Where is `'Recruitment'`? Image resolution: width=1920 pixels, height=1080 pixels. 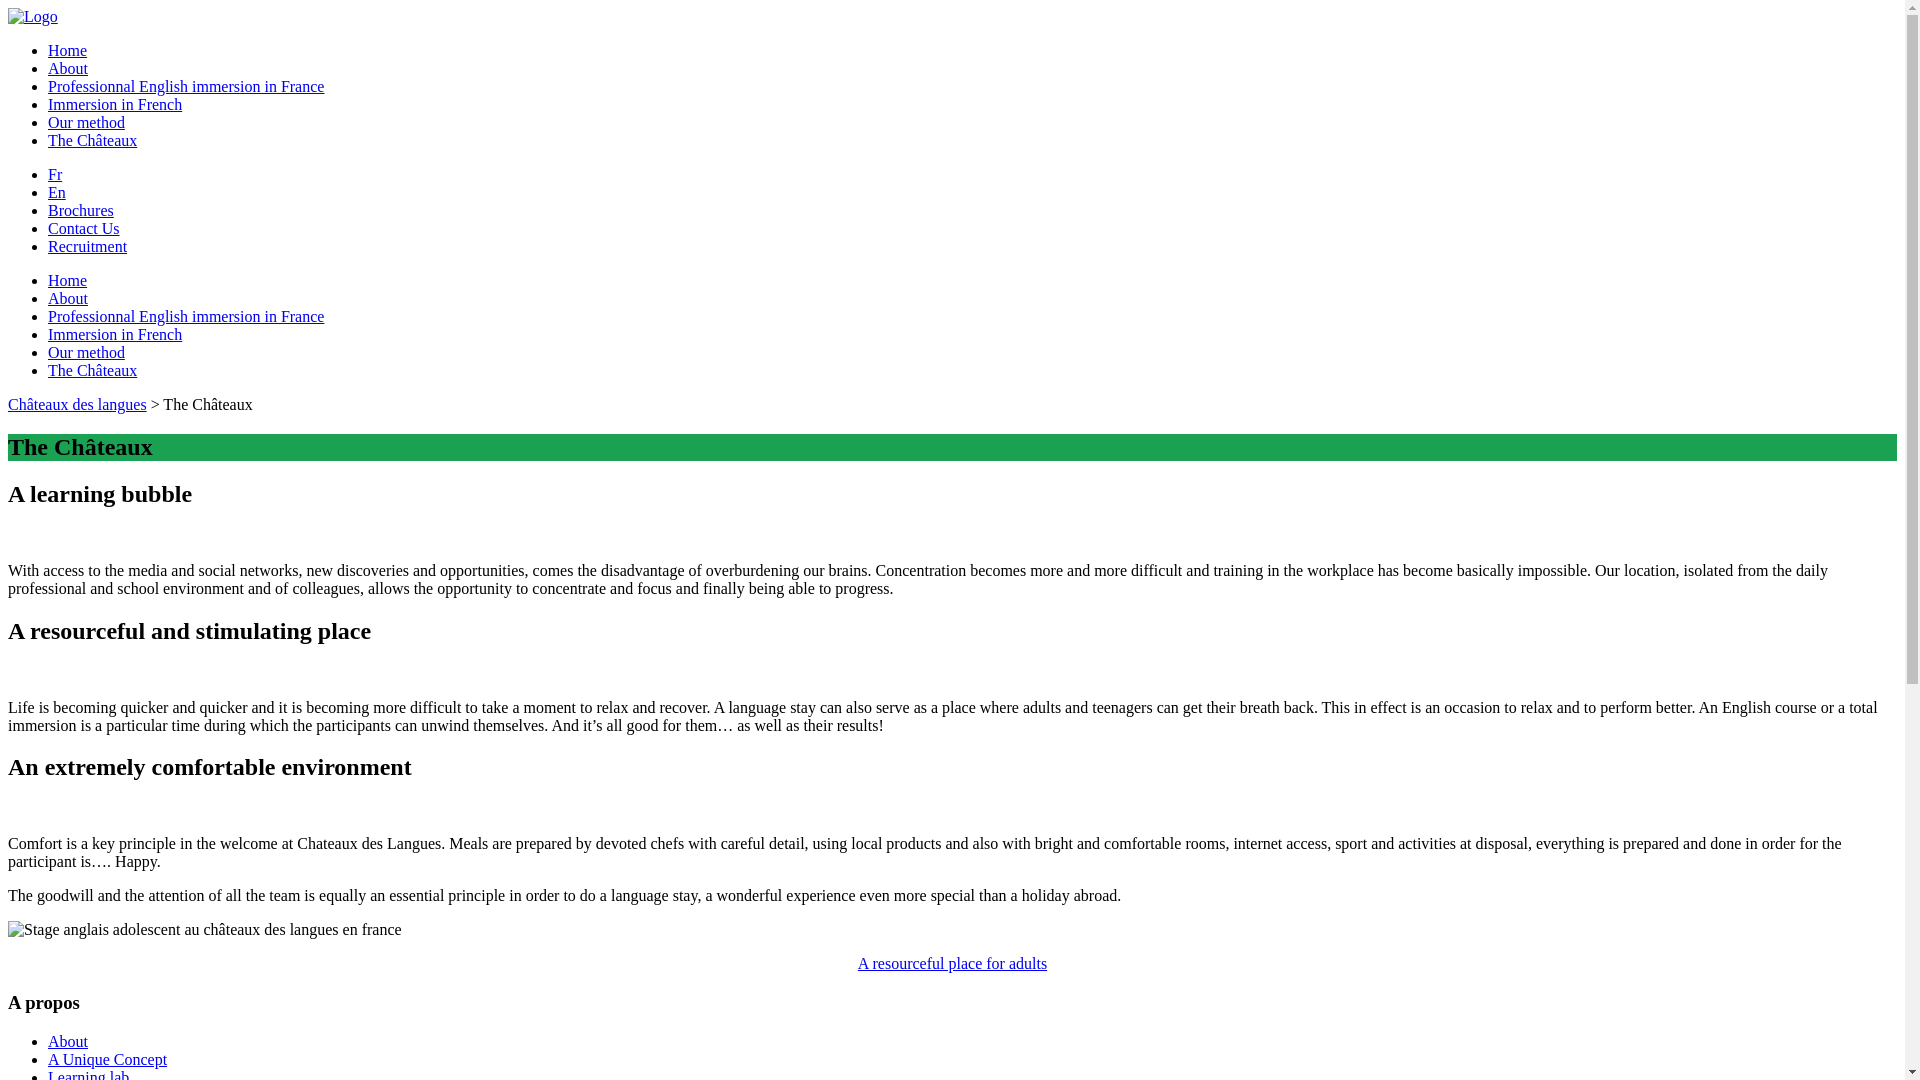
'Recruitment' is located at coordinates (86, 245).